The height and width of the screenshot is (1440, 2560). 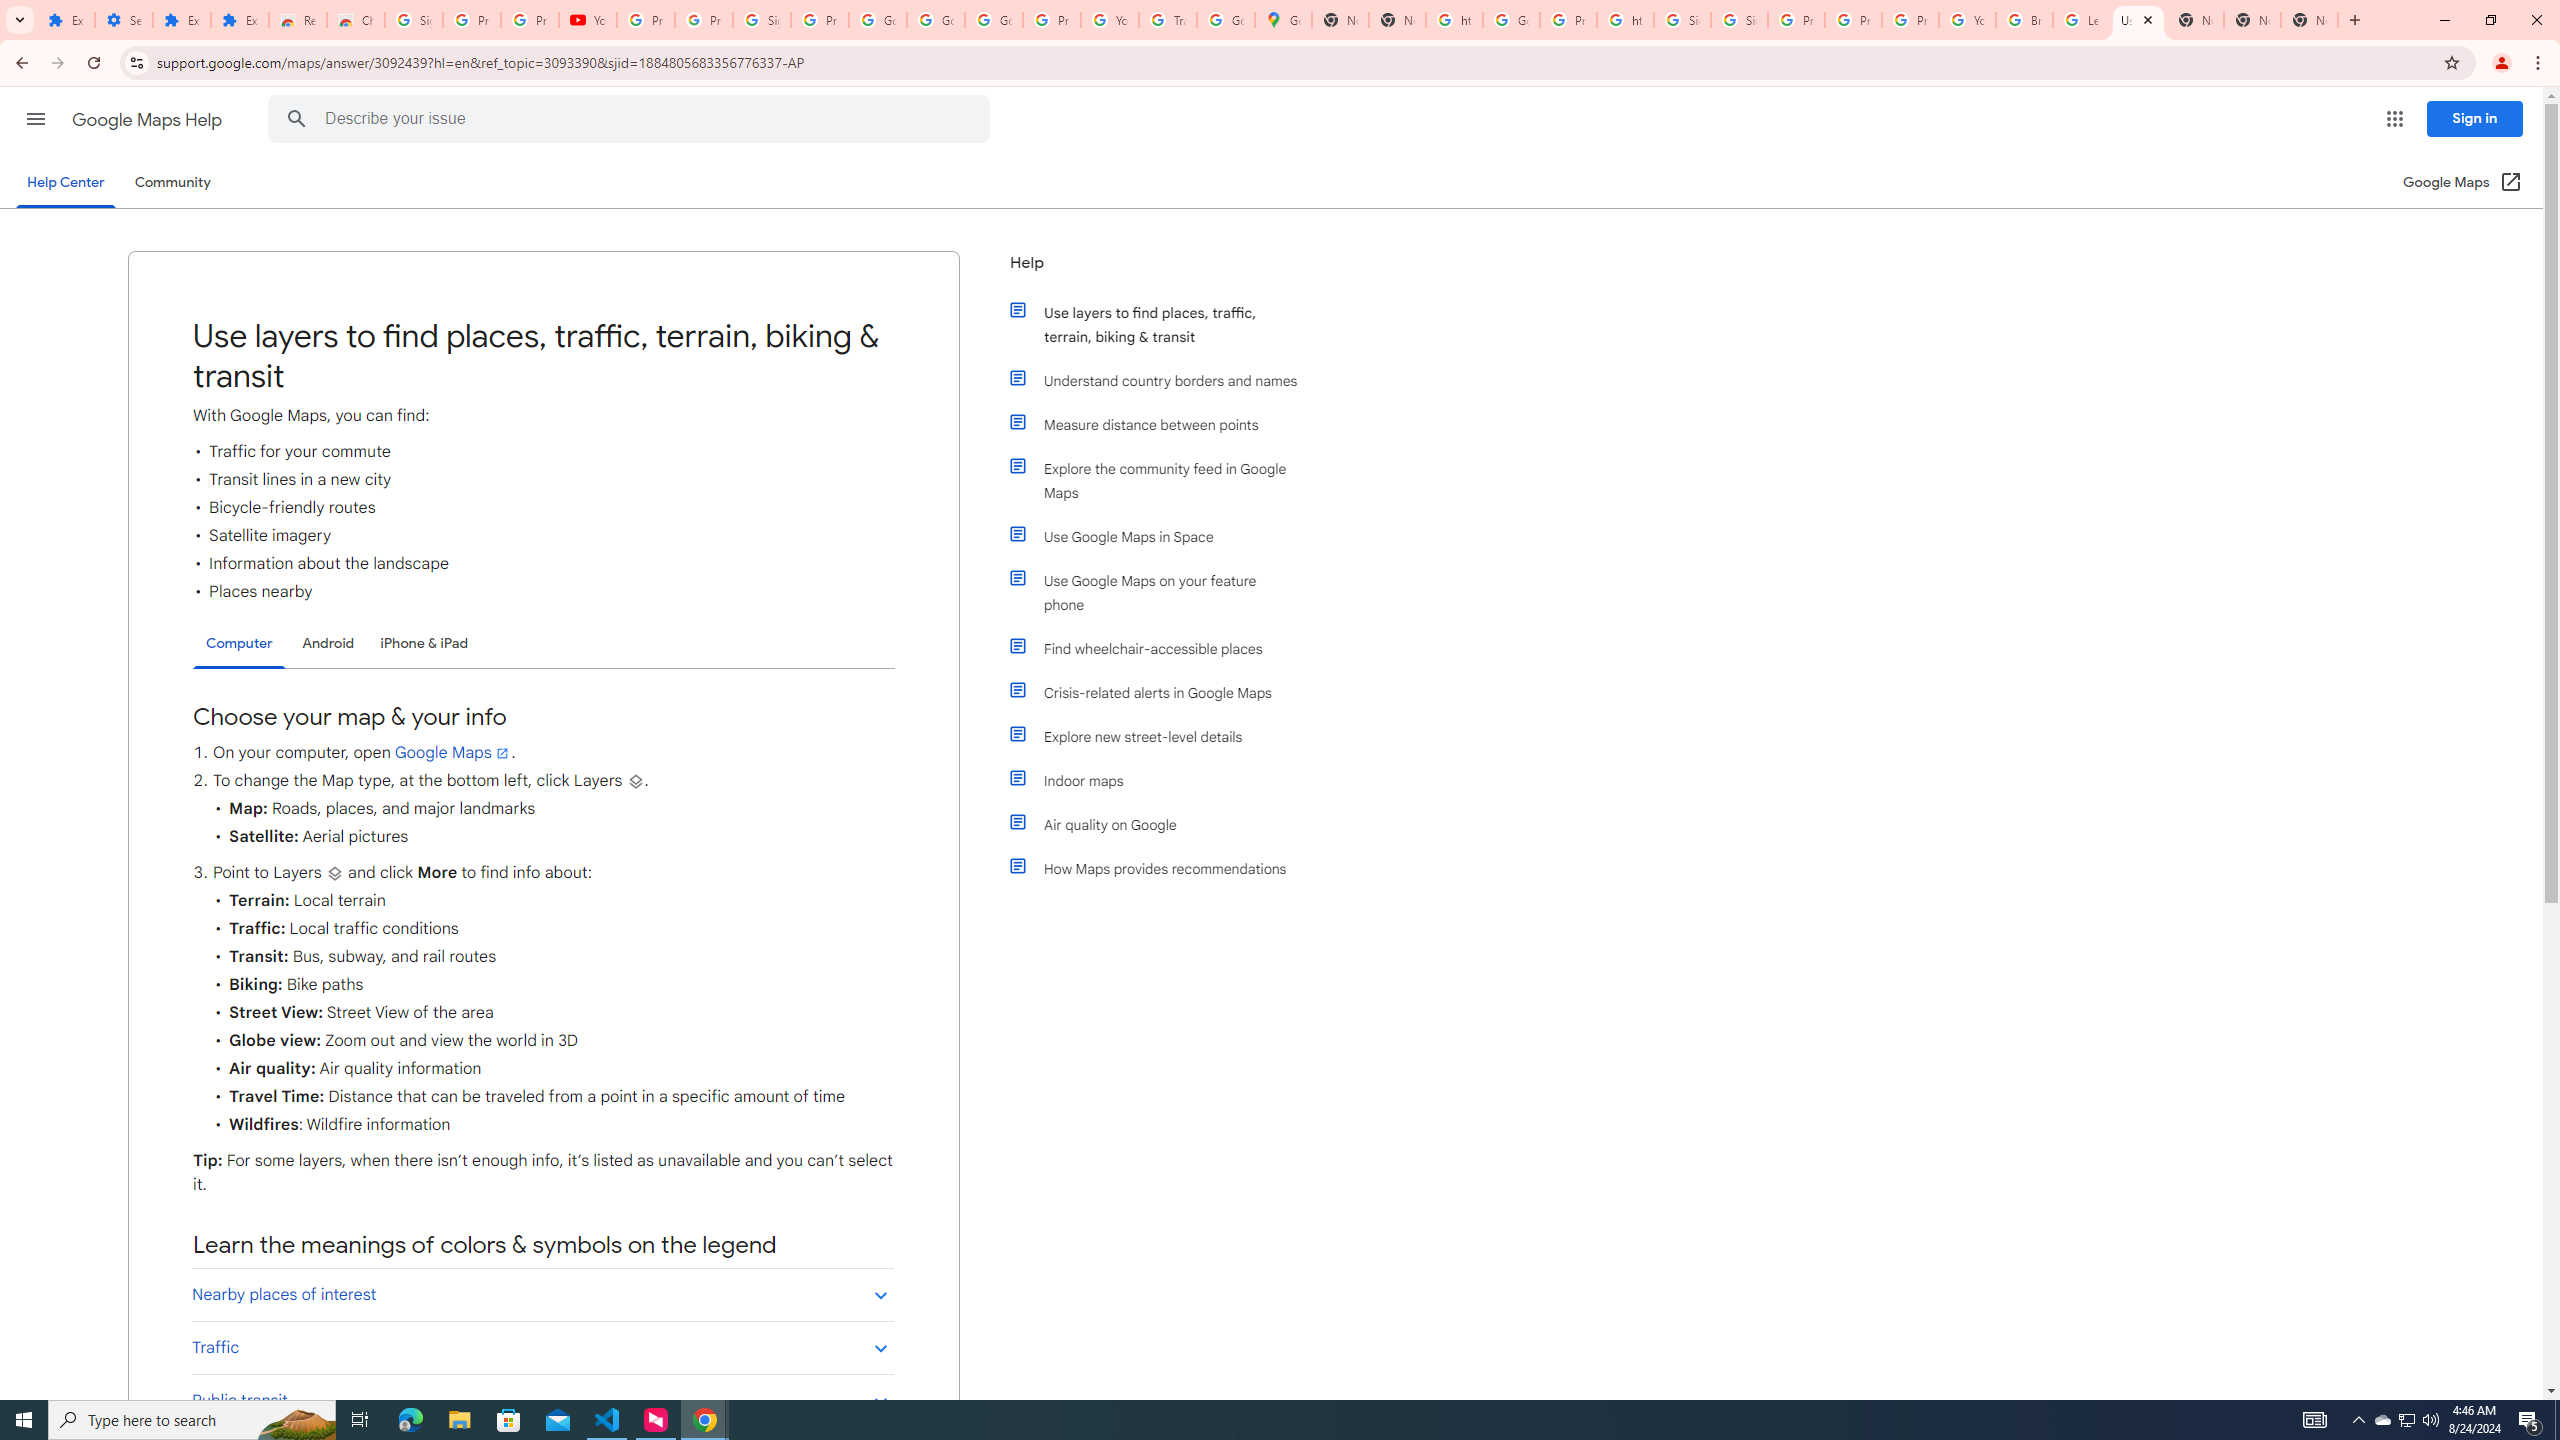 What do you see at coordinates (1162, 536) in the screenshot?
I see `'Use Google Maps in Space'` at bounding box center [1162, 536].